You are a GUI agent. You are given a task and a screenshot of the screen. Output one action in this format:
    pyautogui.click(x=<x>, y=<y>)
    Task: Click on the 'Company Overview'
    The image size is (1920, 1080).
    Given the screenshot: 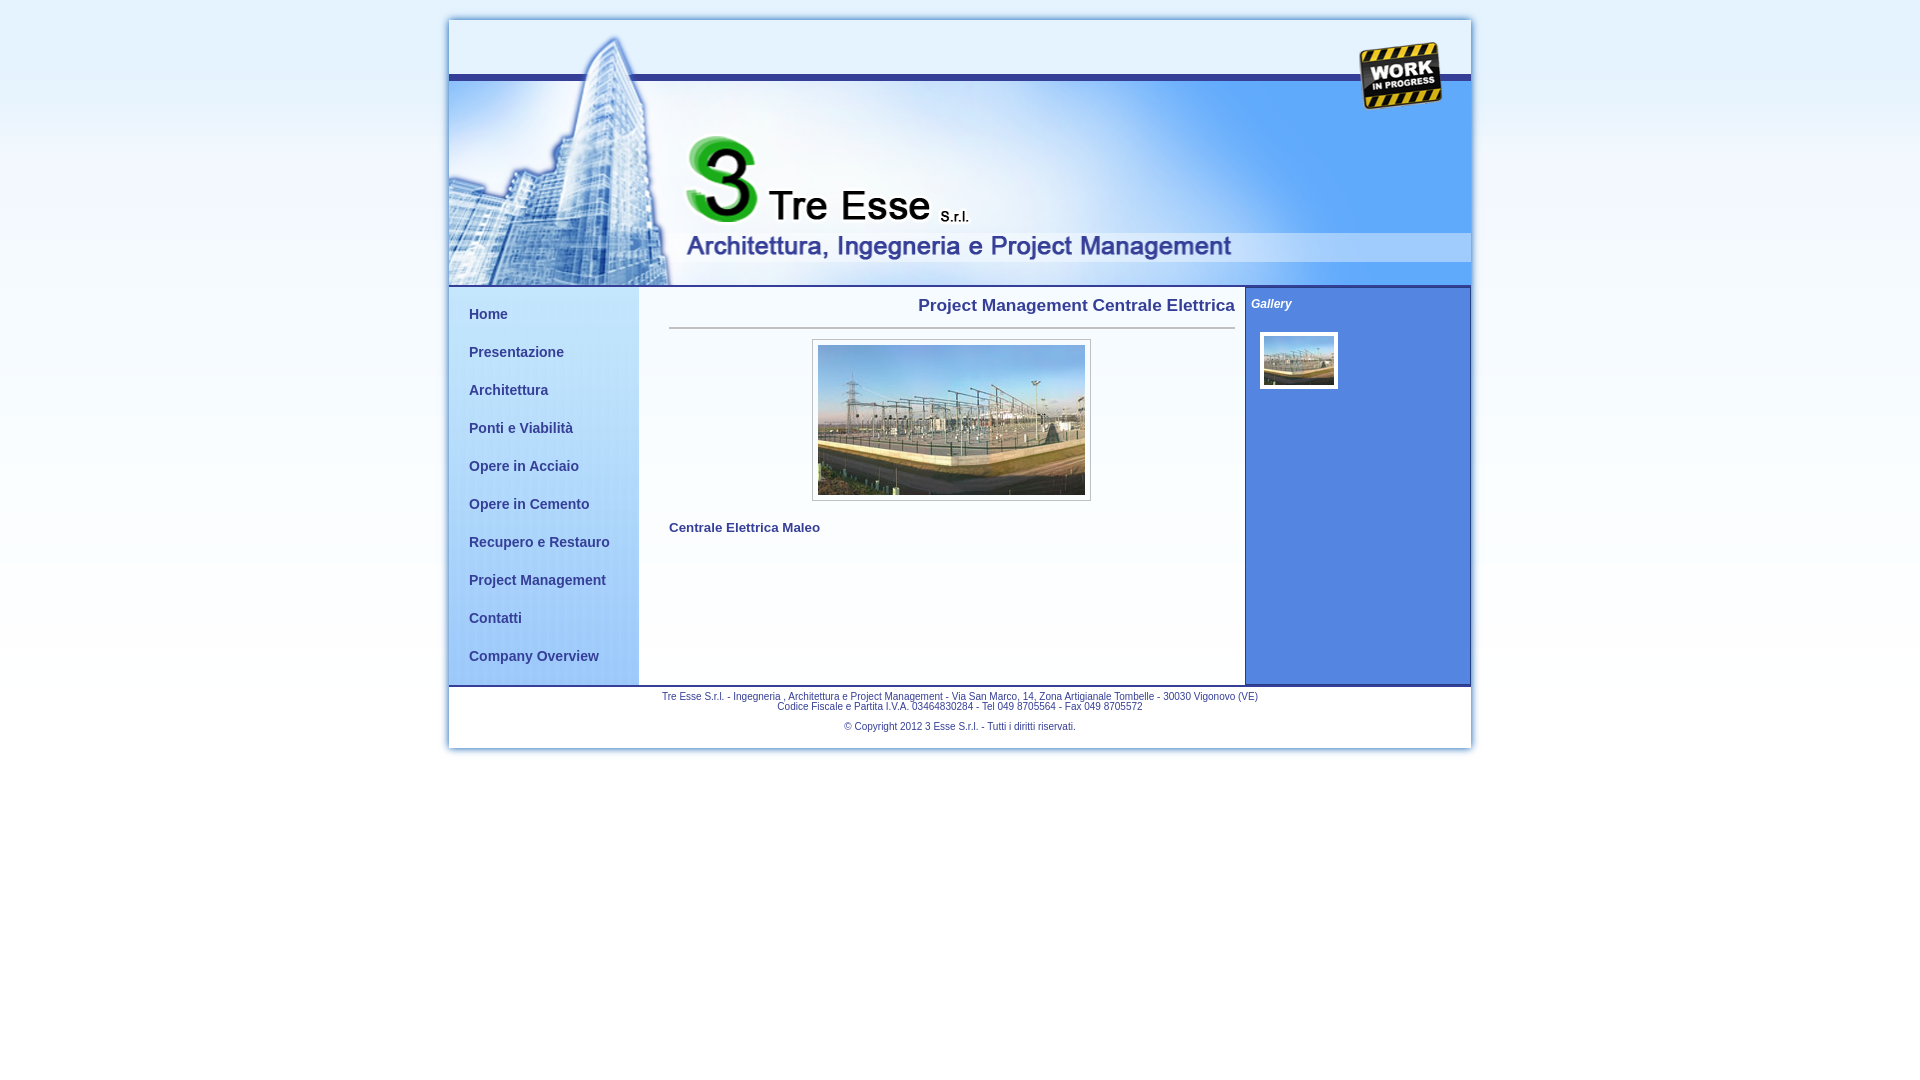 What is the action you would take?
    pyautogui.click(x=468, y=655)
    